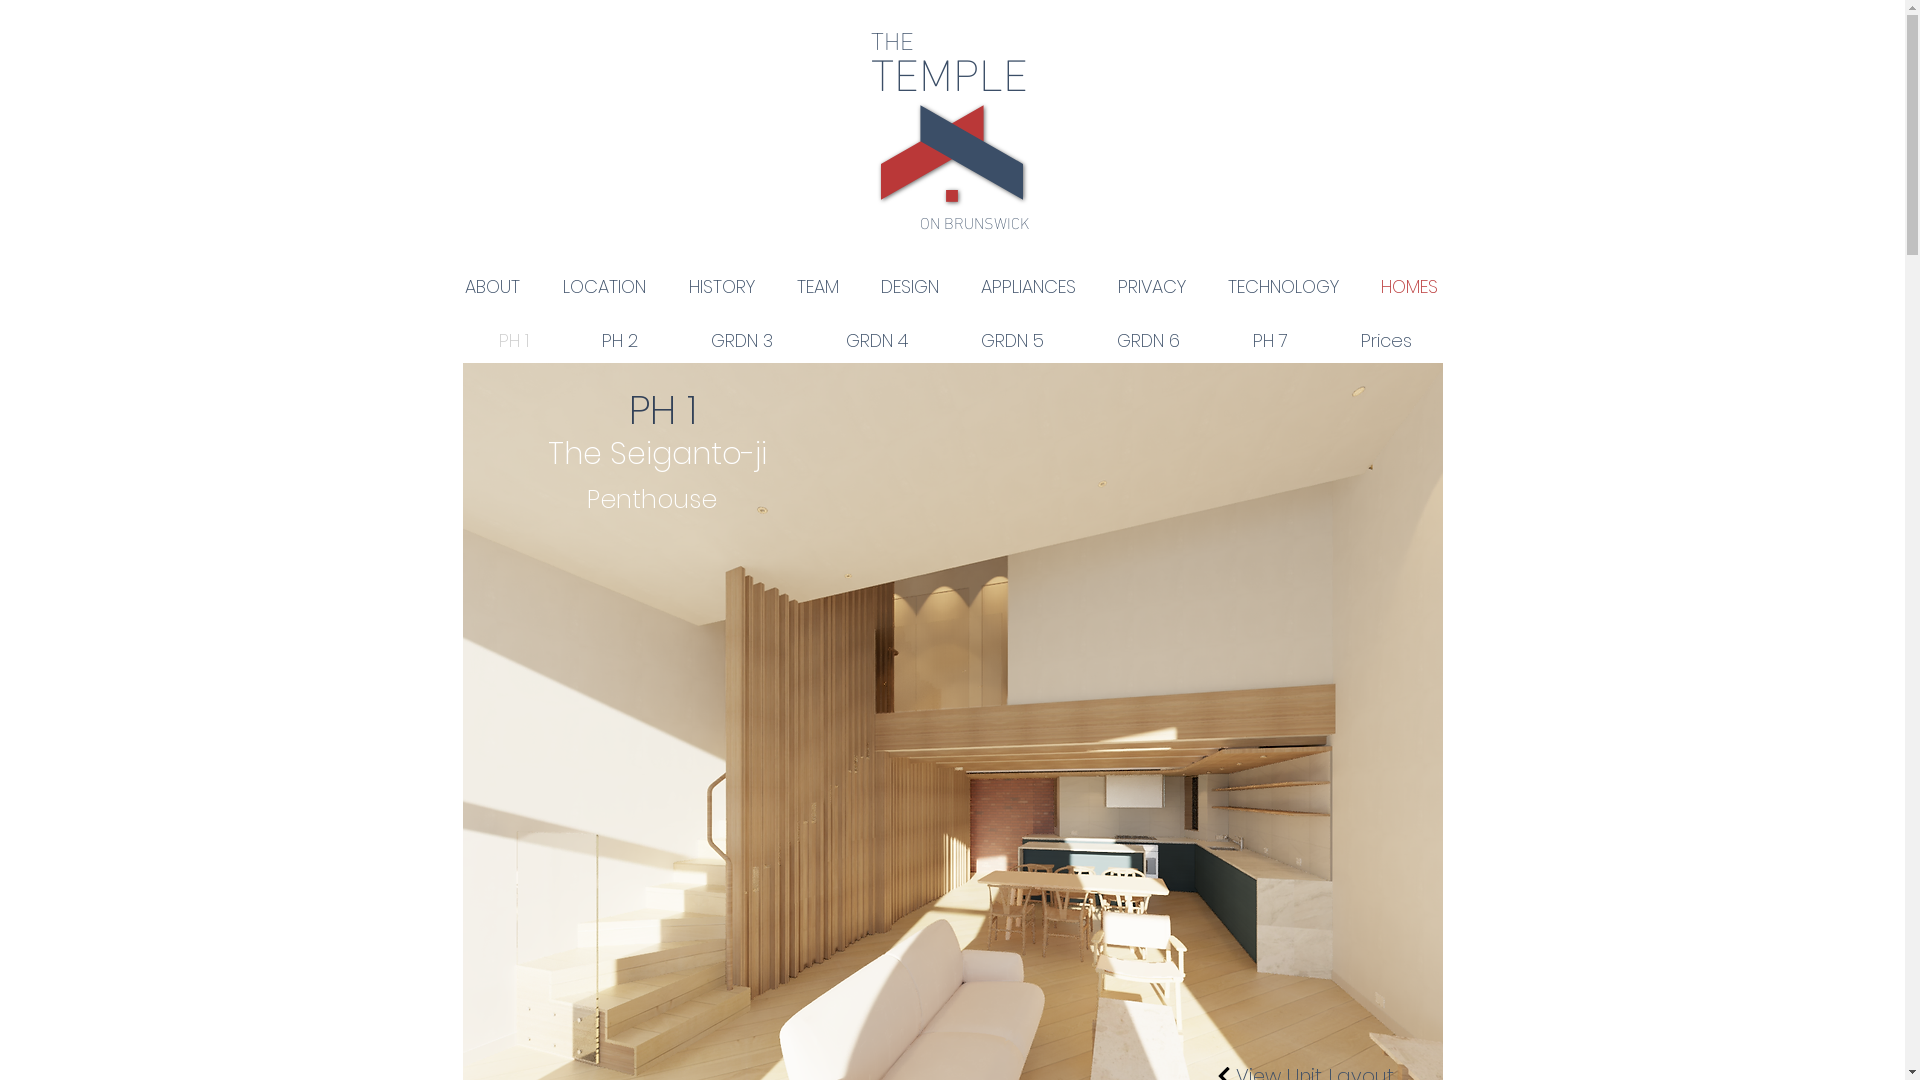 The image size is (1920, 1080). What do you see at coordinates (1028, 286) in the screenshot?
I see `'APPLIANCES'` at bounding box center [1028, 286].